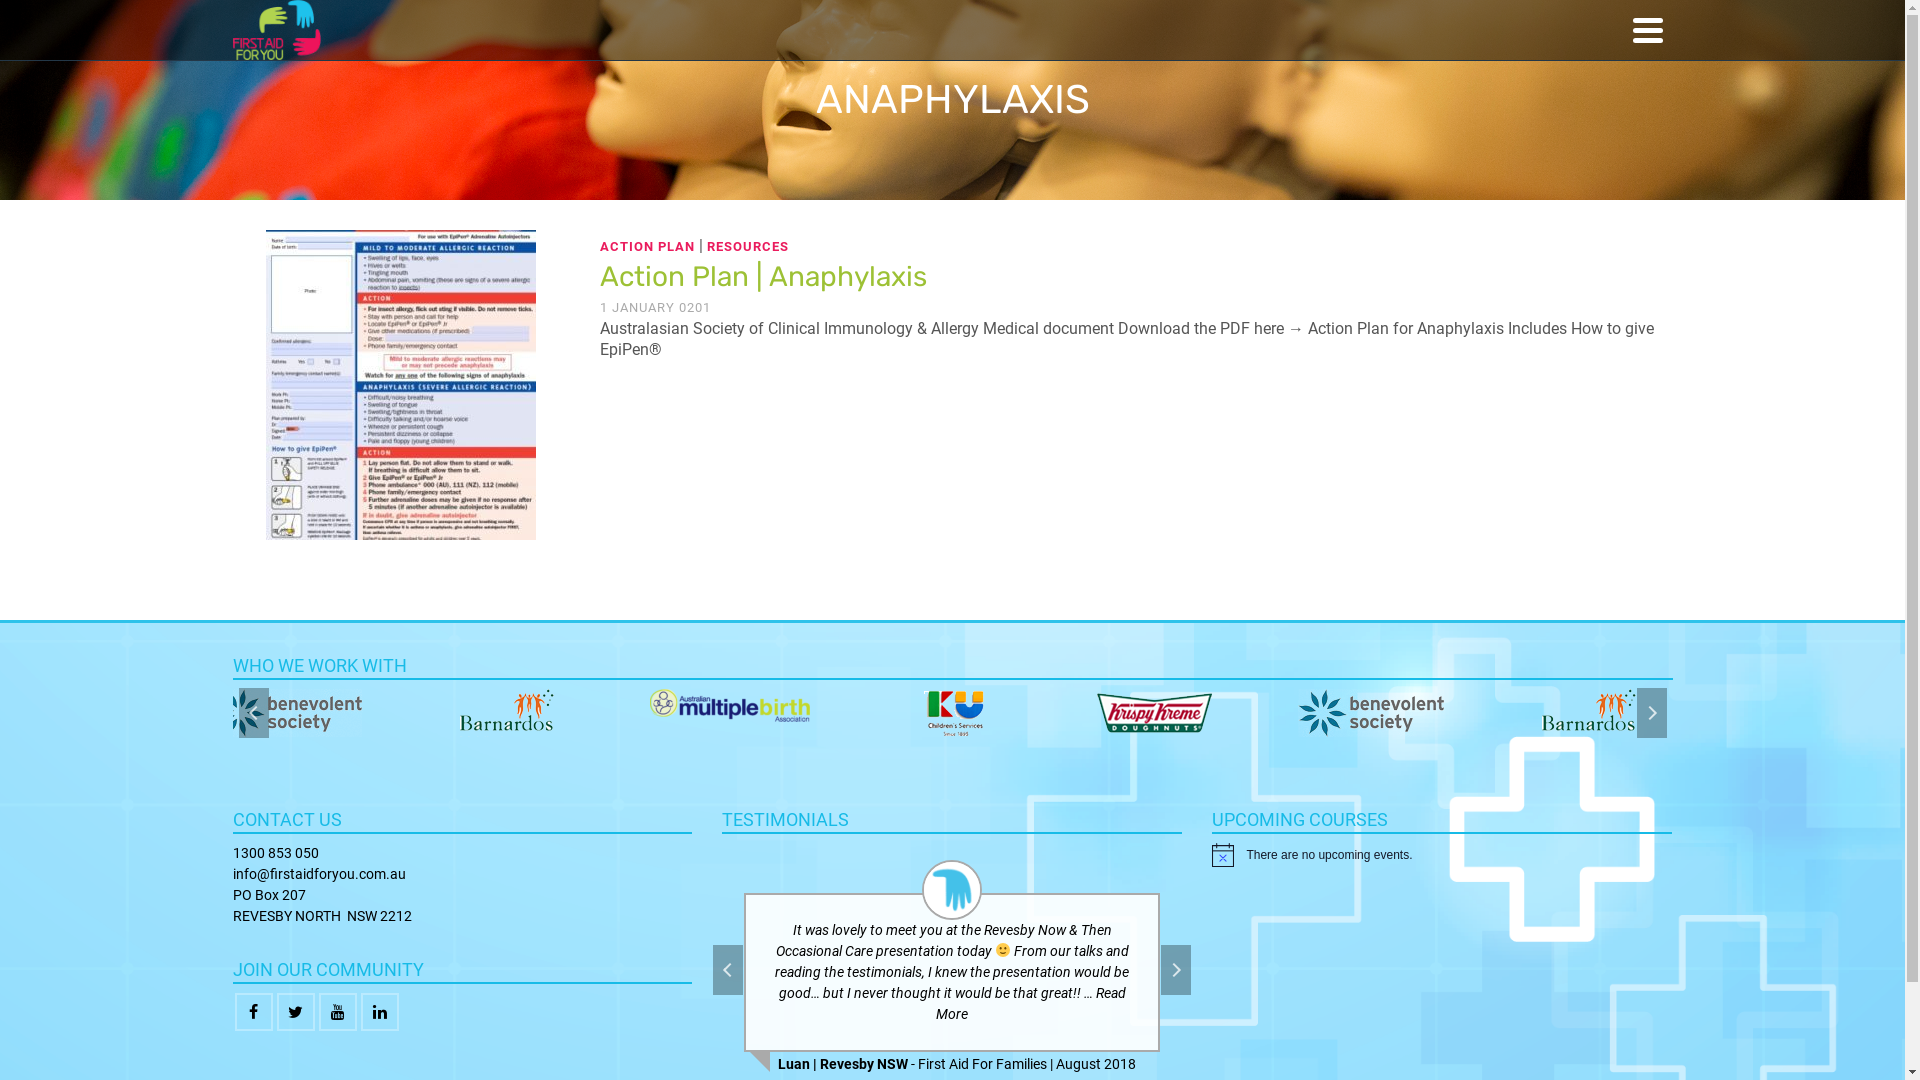 This screenshot has height=1080, width=1920. Describe the element at coordinates (727, 968) in the screenshot. I see `'Previous'` at that location.